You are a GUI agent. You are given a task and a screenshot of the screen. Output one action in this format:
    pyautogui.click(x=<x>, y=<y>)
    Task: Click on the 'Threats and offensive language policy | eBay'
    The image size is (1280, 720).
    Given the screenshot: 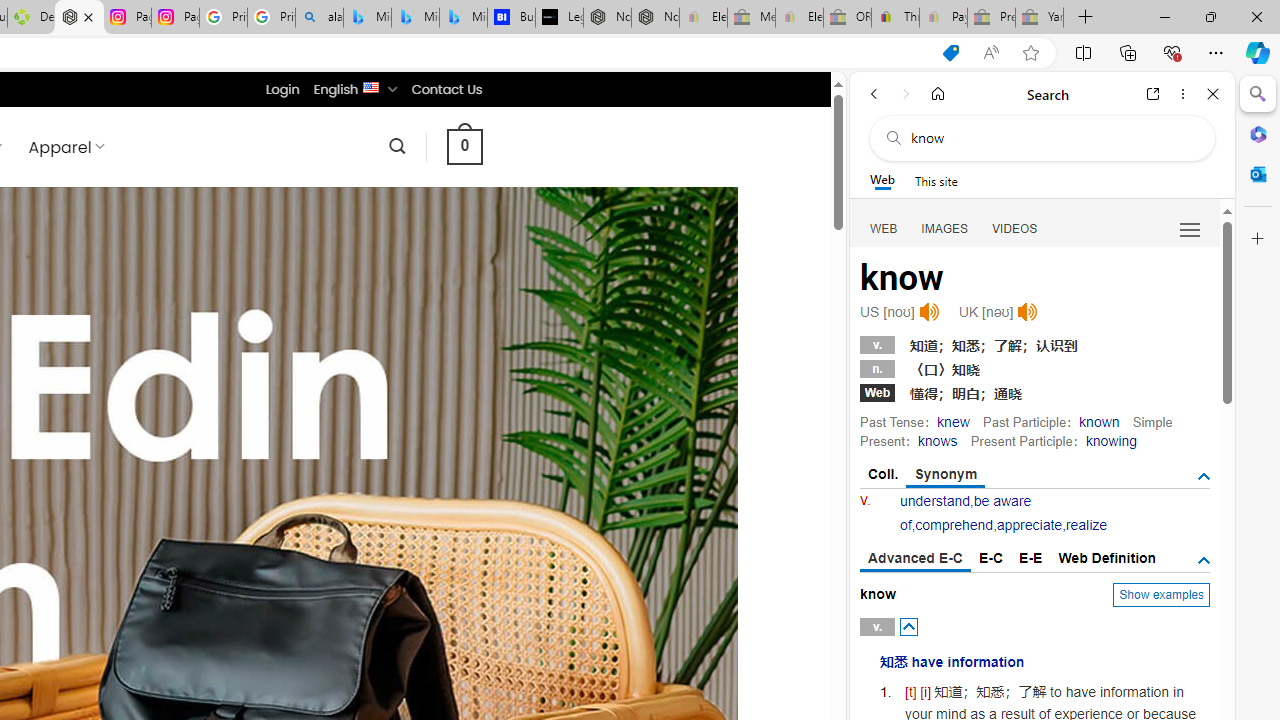 What is the action you would take?
    pyautogui.click(x=894, y=17)
    